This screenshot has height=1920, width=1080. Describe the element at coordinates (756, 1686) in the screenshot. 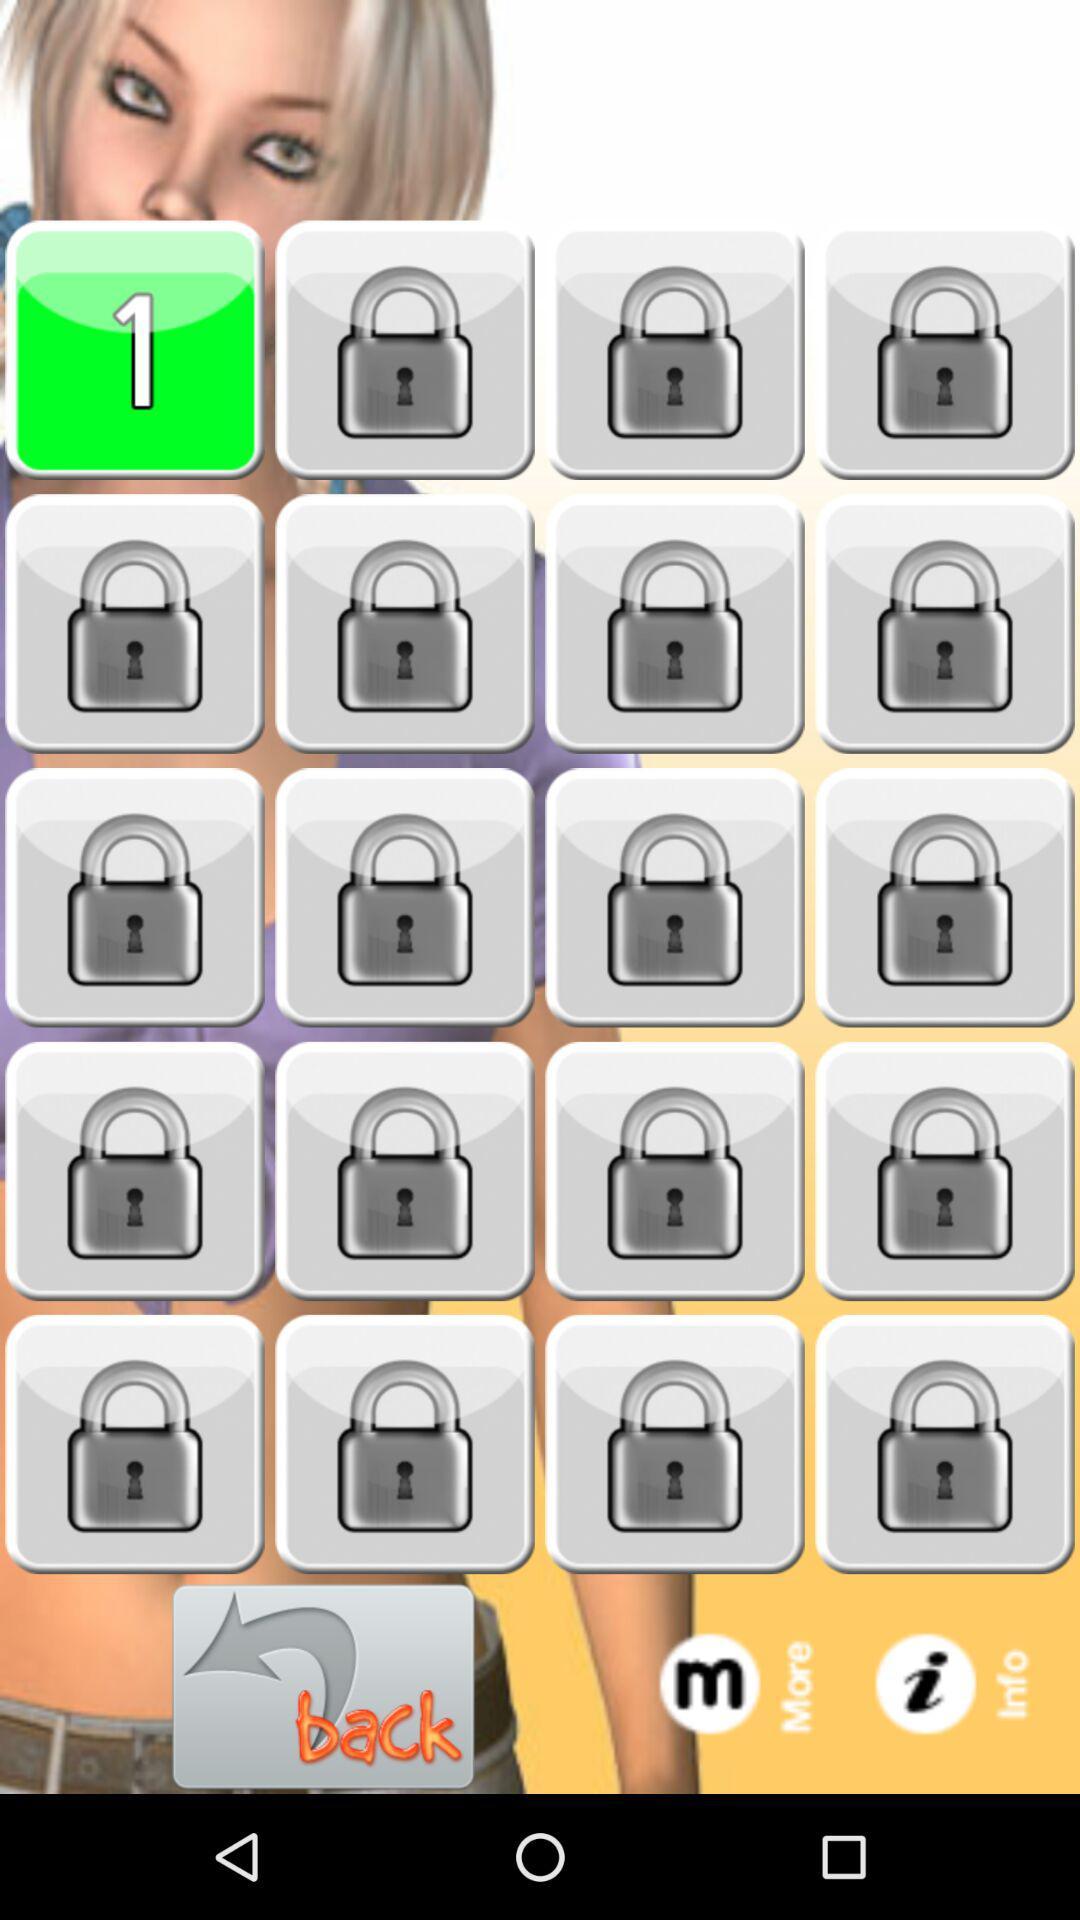

I see `see more` at that location.